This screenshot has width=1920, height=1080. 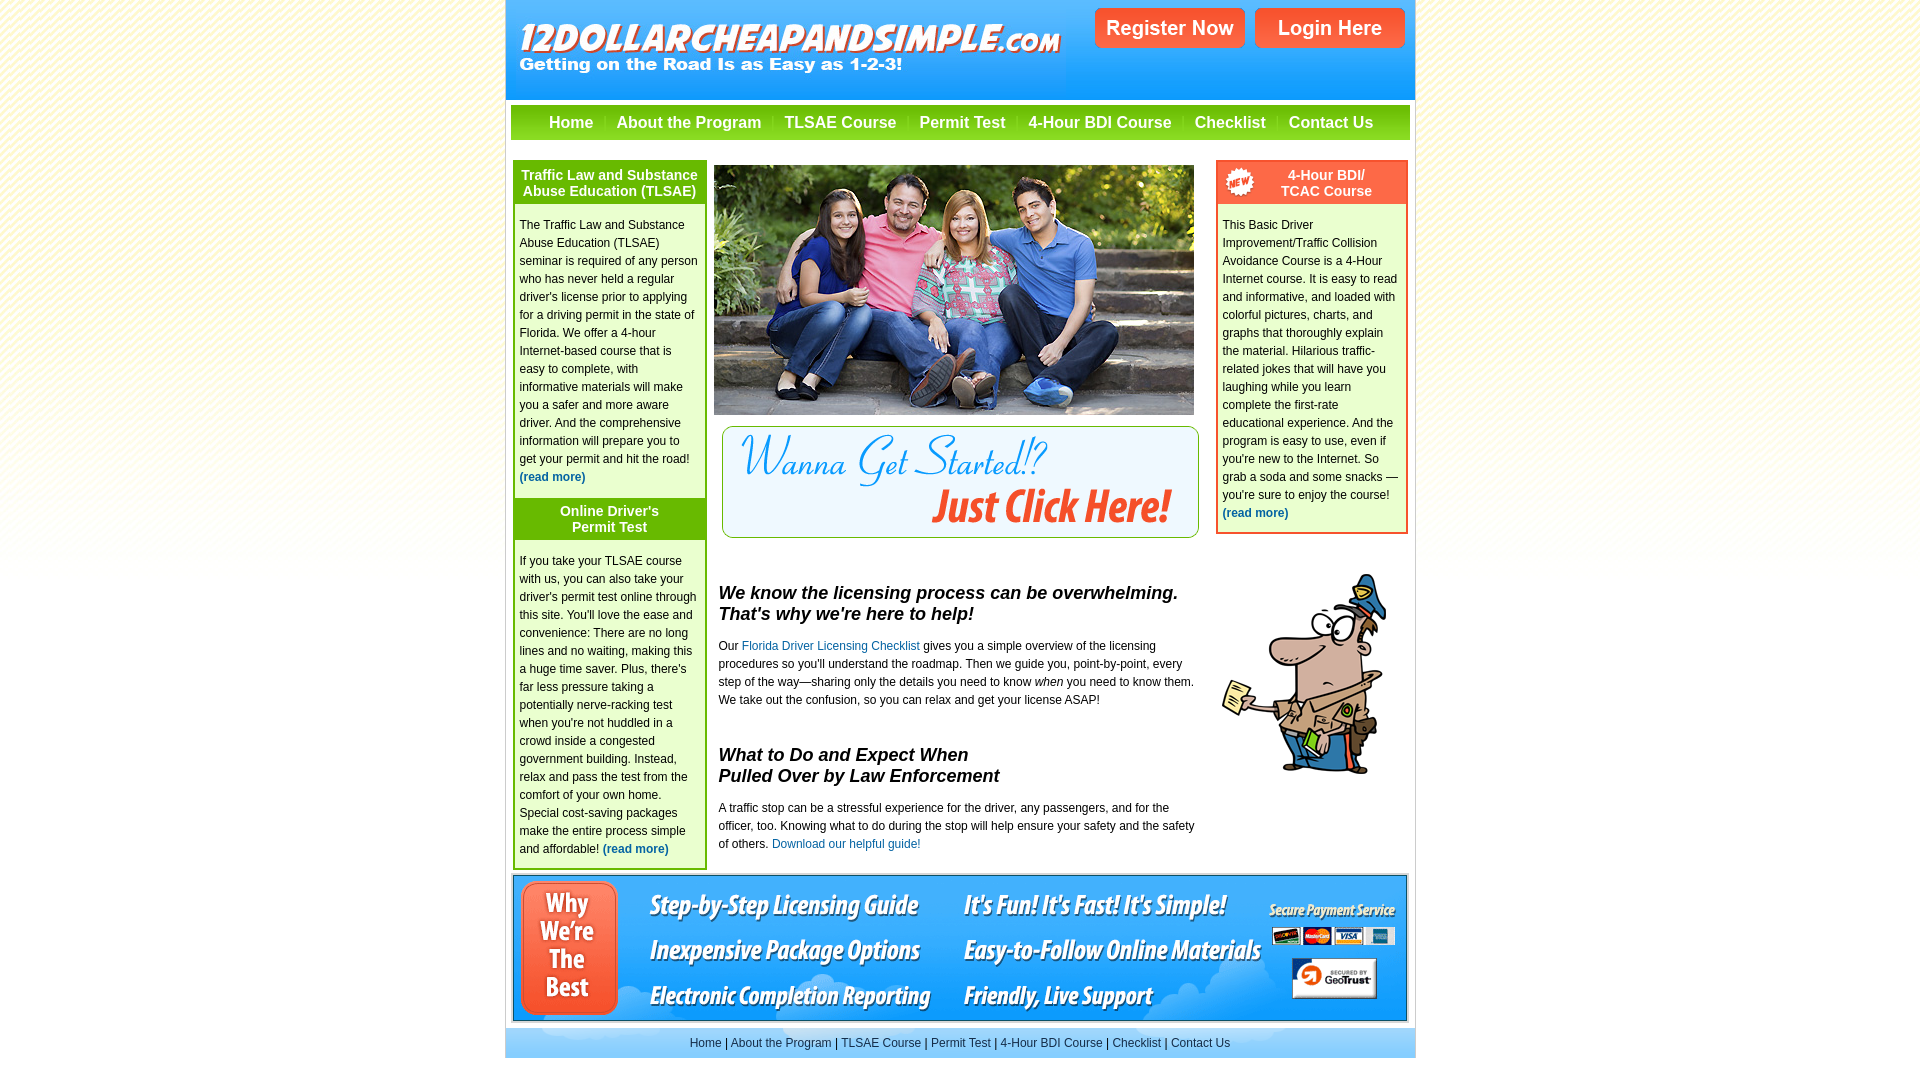 What do you see at coordinates (780, 1041) in the screenshot?
I see `'About the Program'` at bounding box center [780, 1041].